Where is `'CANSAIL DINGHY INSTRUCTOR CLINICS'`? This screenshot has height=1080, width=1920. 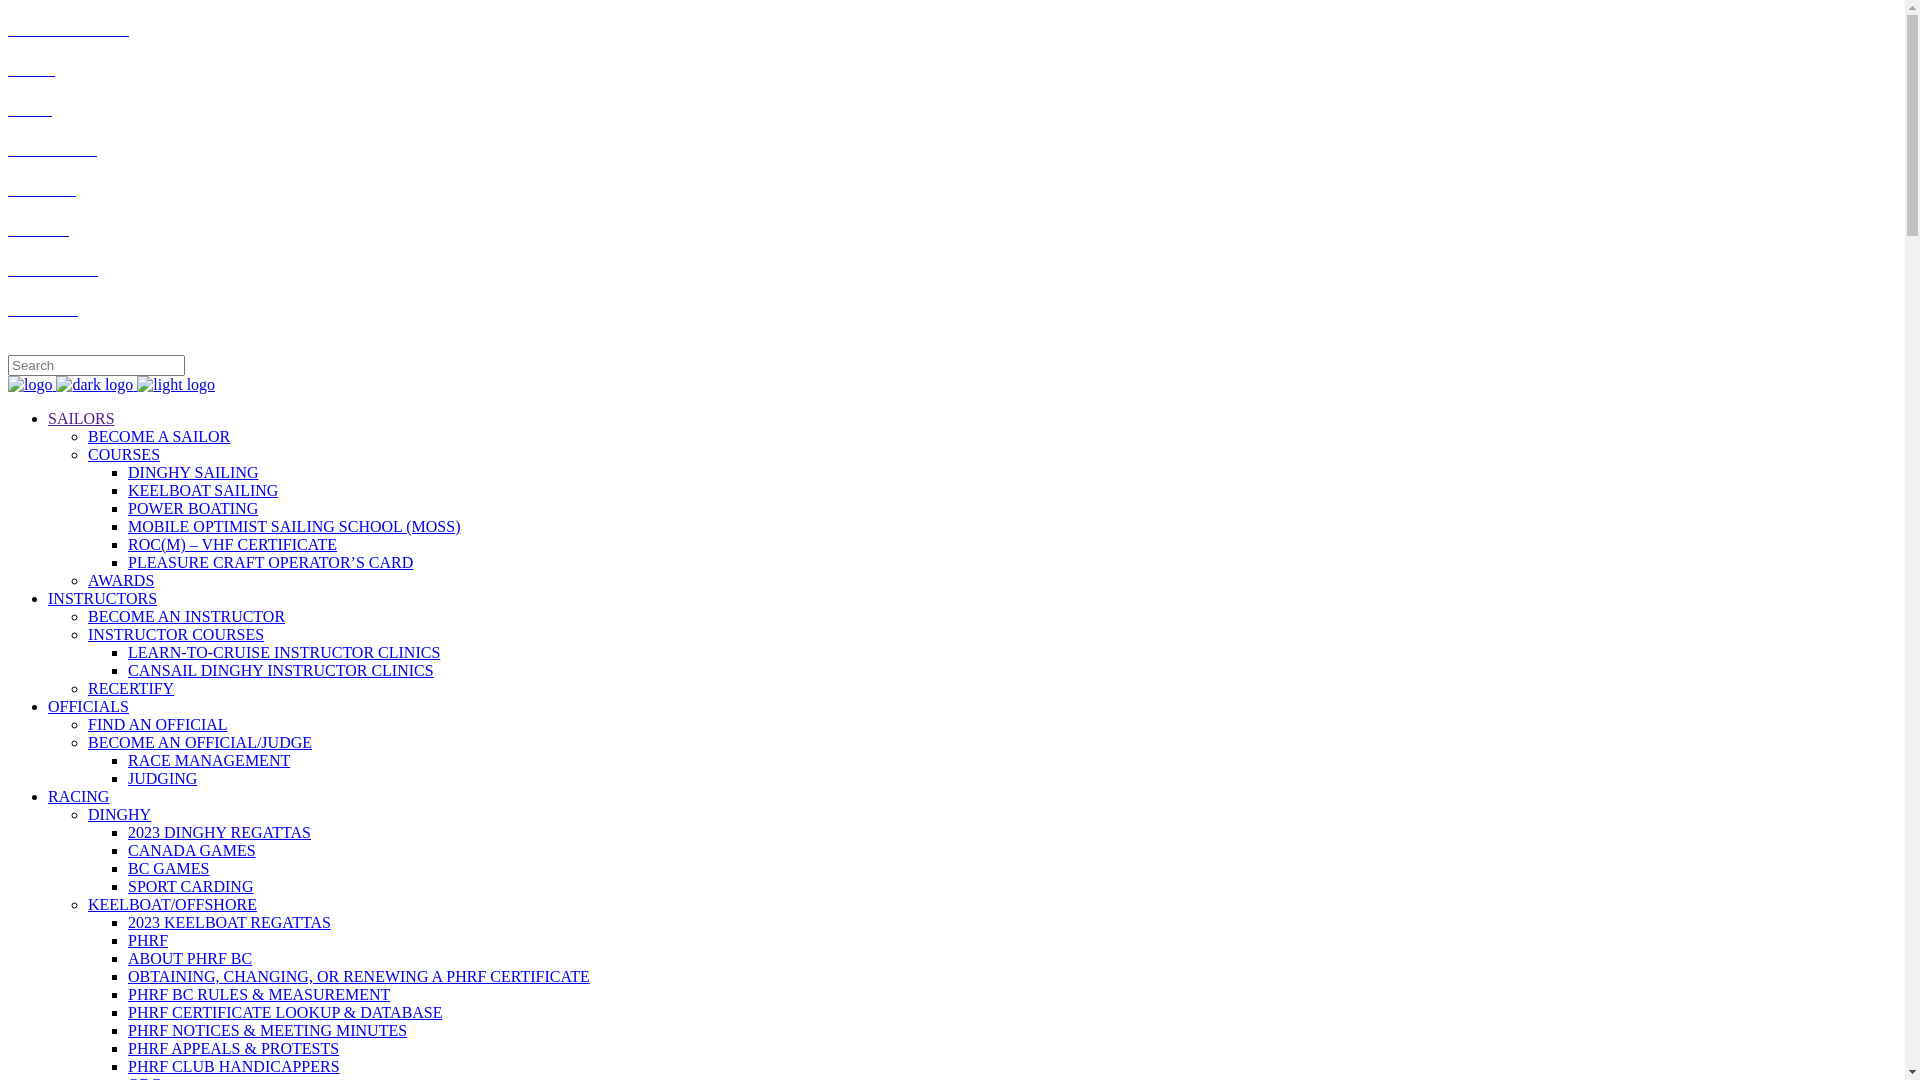 'CANSAIL DINGHY INSTRUCTOR CLINICS' is located at coordinates (280, 670).